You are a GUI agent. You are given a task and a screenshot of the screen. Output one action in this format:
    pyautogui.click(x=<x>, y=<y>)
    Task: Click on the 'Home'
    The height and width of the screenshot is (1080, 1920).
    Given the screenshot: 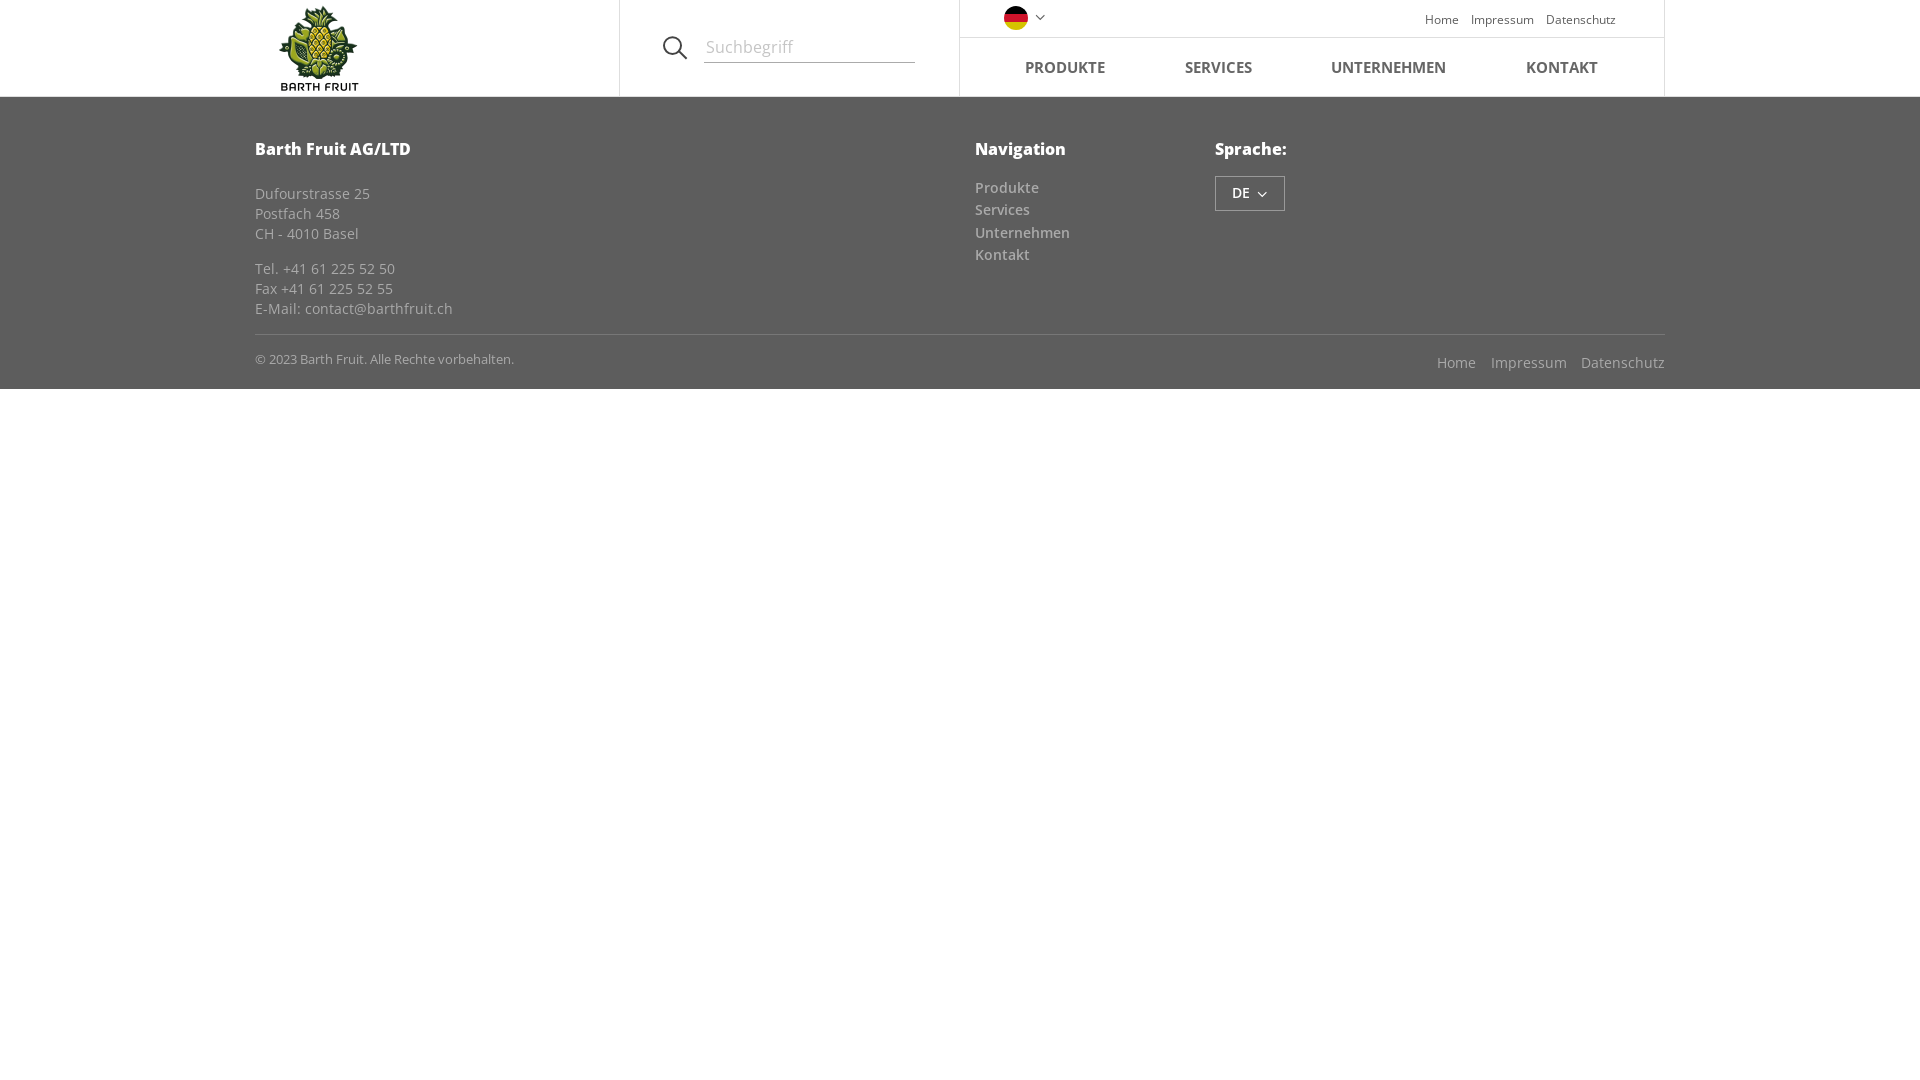 What is the action you would take?
    pyautogui.click(x=1434, y=18)
    